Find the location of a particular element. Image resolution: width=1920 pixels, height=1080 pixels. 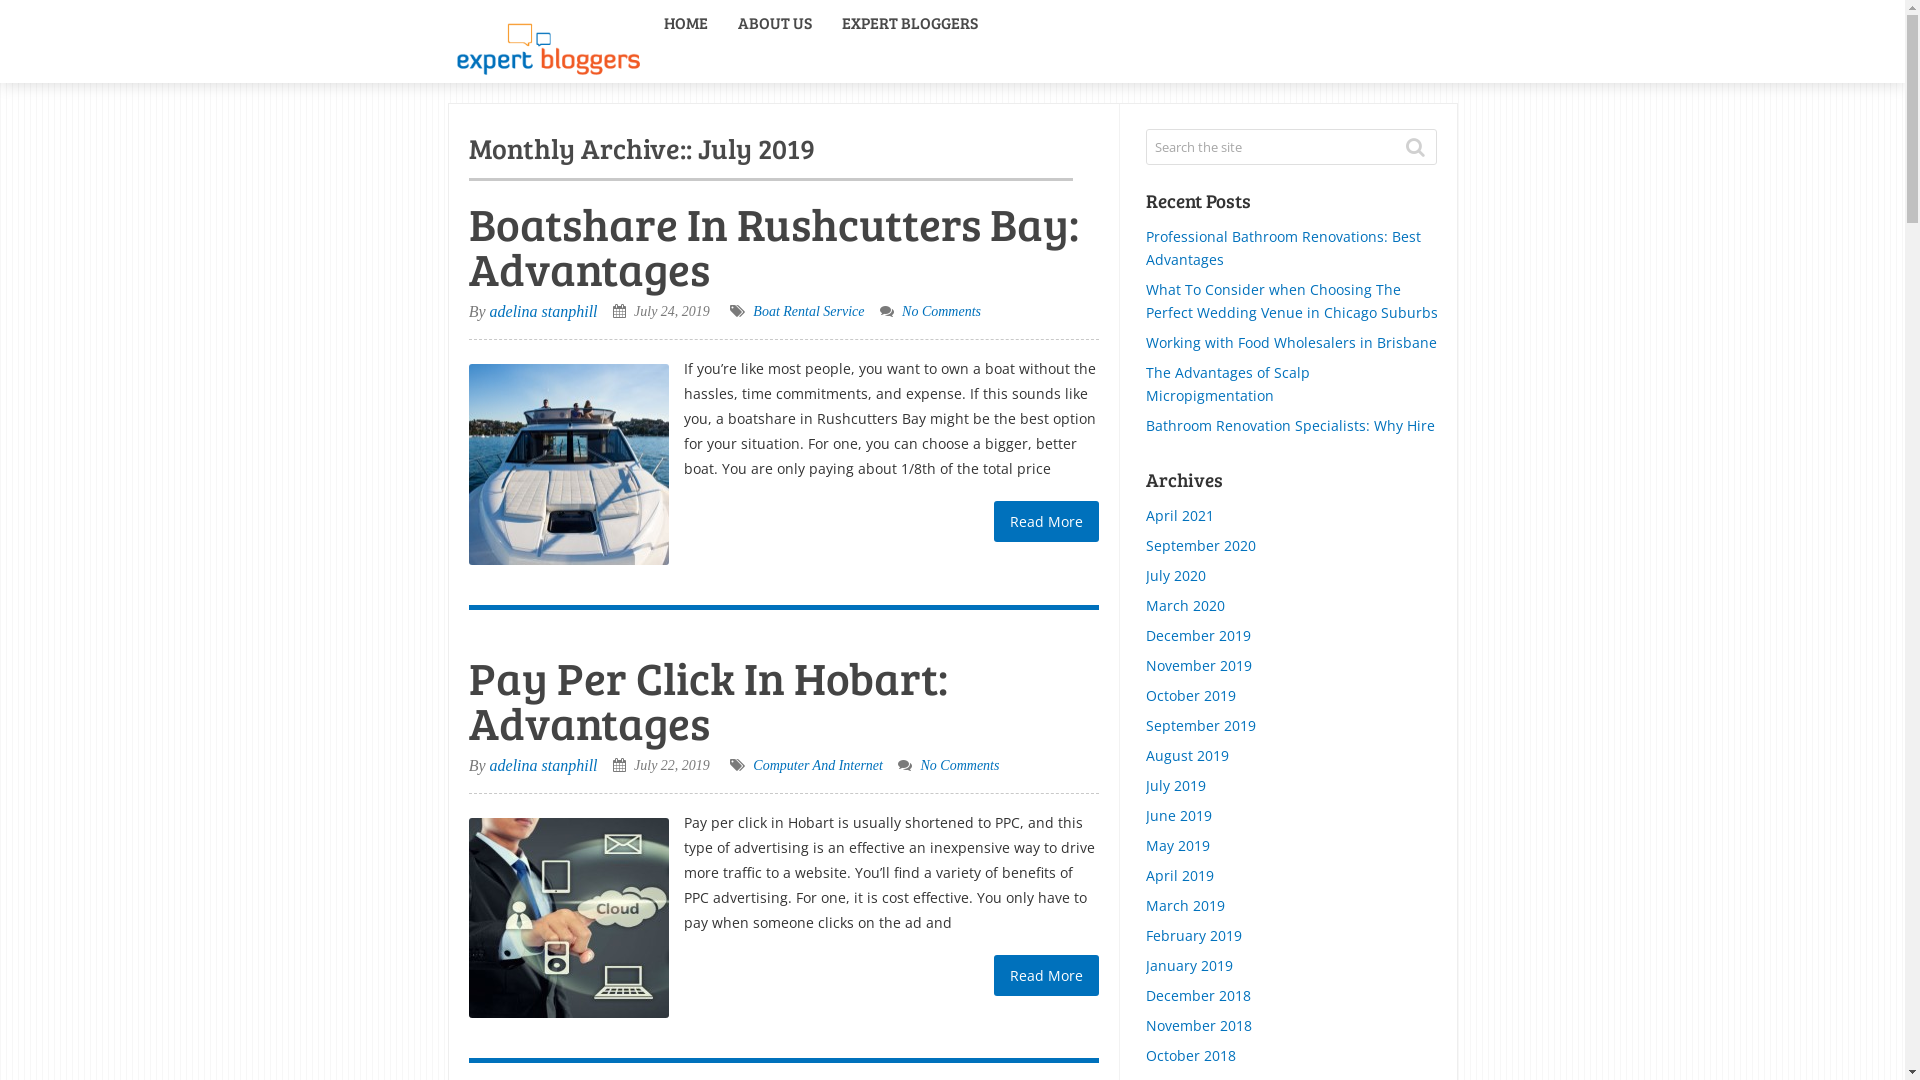

'September 2020' is located at coordinates (1200, 545).